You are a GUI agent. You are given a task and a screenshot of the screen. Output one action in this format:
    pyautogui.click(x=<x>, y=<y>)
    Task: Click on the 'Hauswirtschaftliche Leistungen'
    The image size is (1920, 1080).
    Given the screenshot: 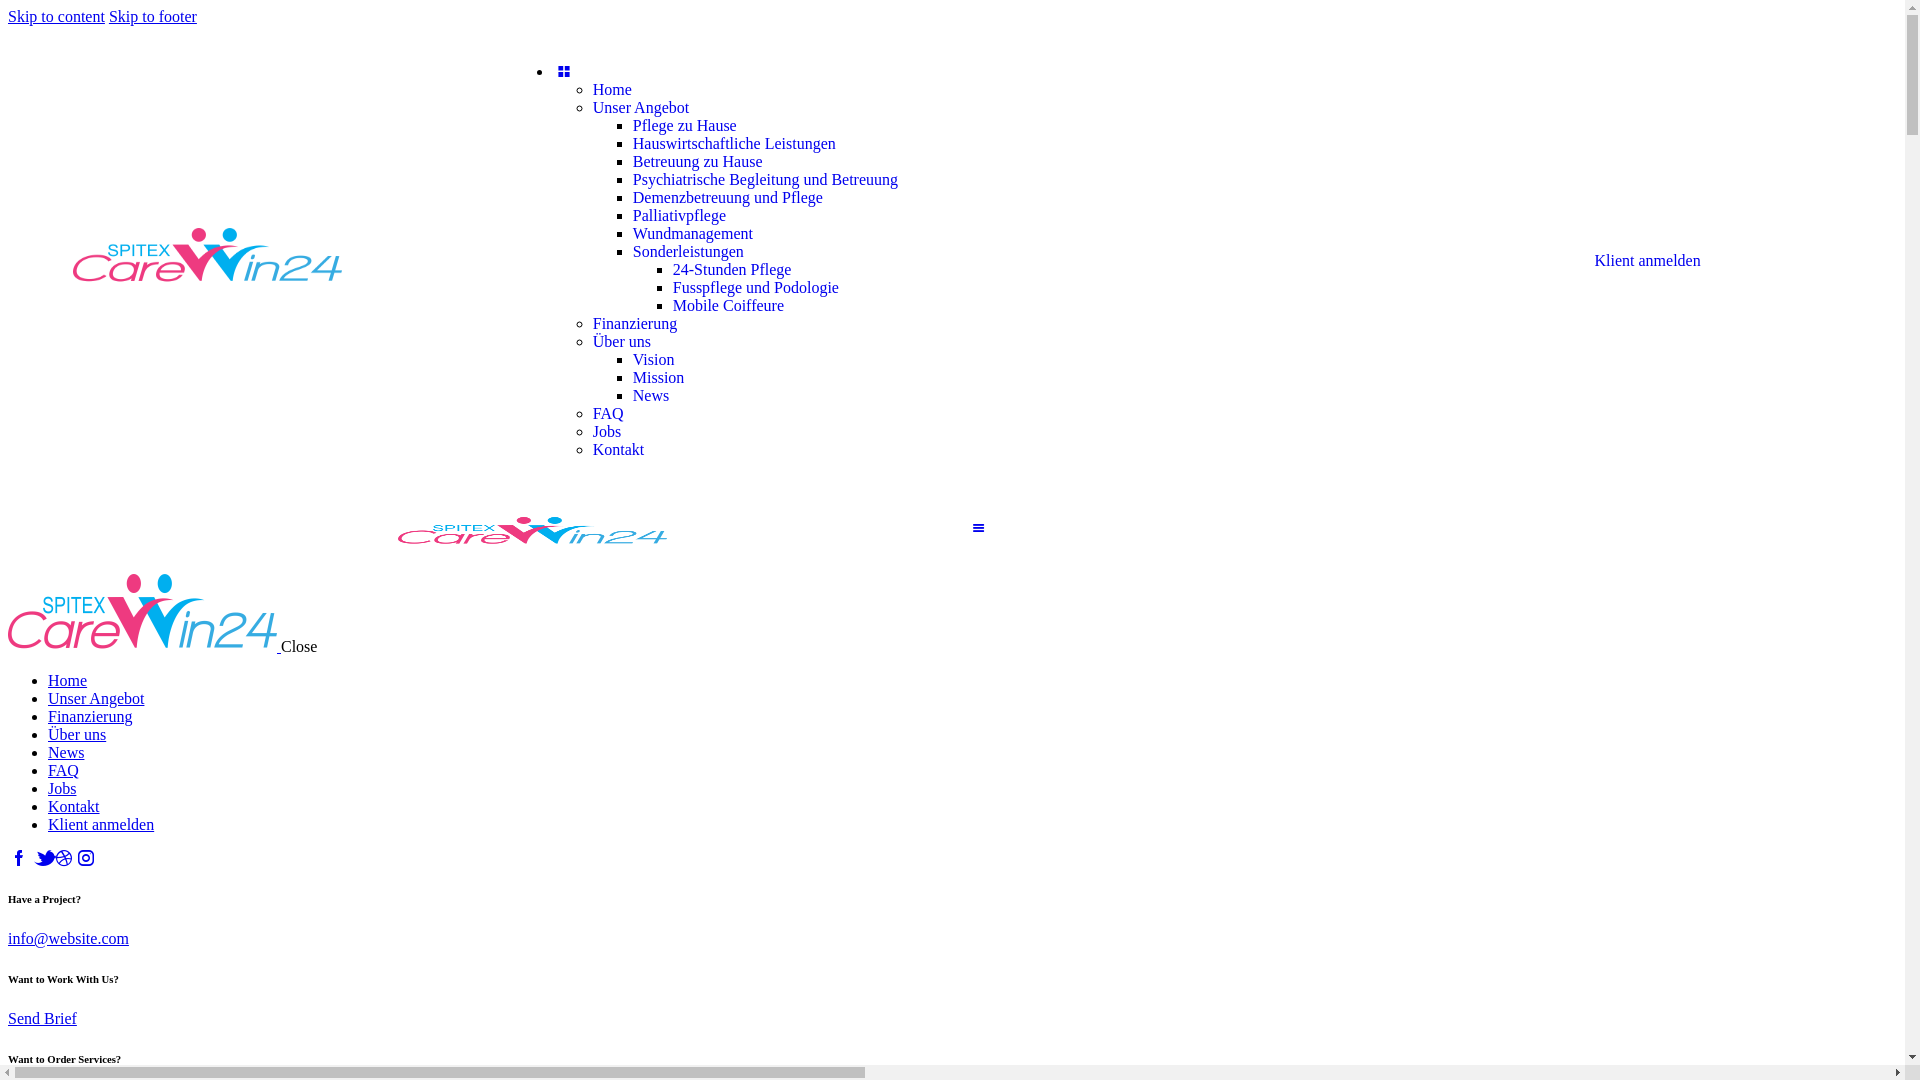 What is the action you would take?
    pyautogui.click(x=733, y=142)
    